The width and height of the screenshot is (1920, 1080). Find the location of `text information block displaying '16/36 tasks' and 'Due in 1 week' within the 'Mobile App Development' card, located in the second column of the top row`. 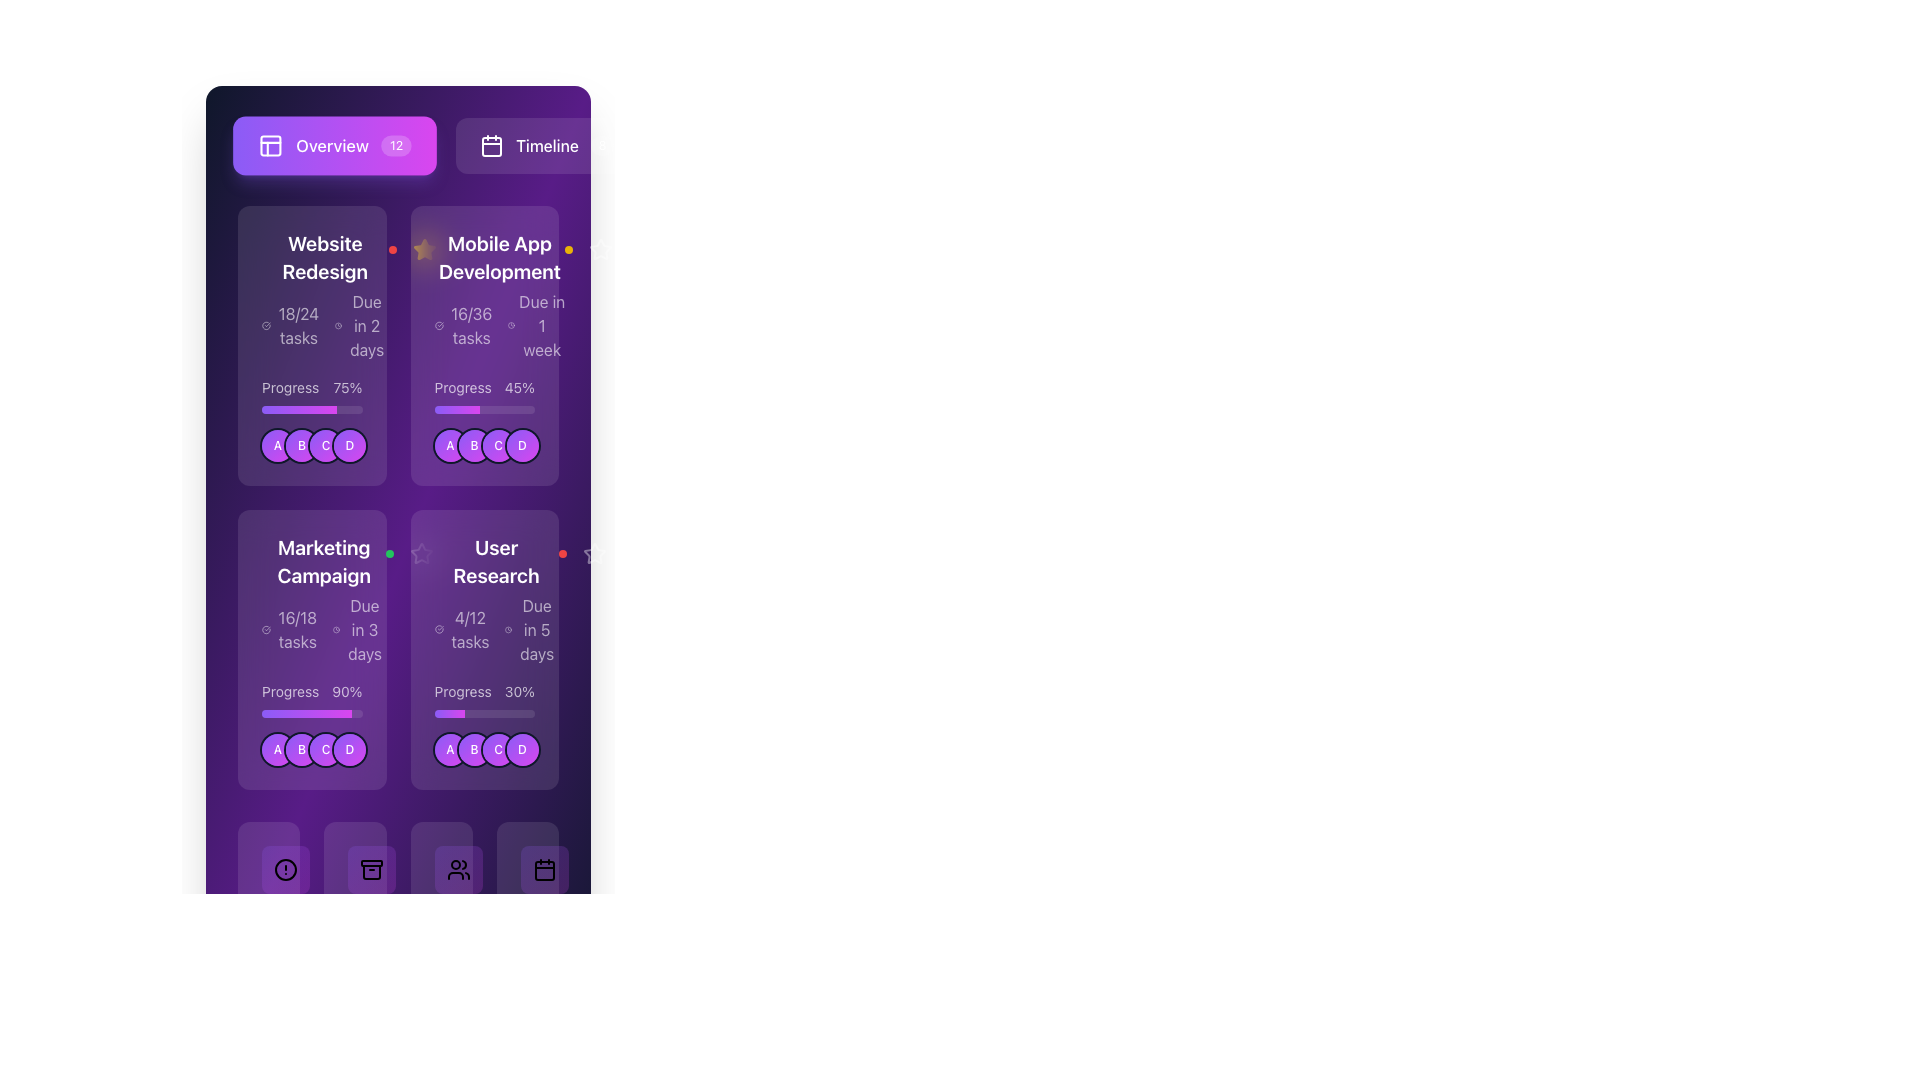

text information block displaying '16/36 tasks' and 'Due in 1 week' within the 'Mobile App Development' card, located in the second column of the top row is located at coordinates (499, 325).